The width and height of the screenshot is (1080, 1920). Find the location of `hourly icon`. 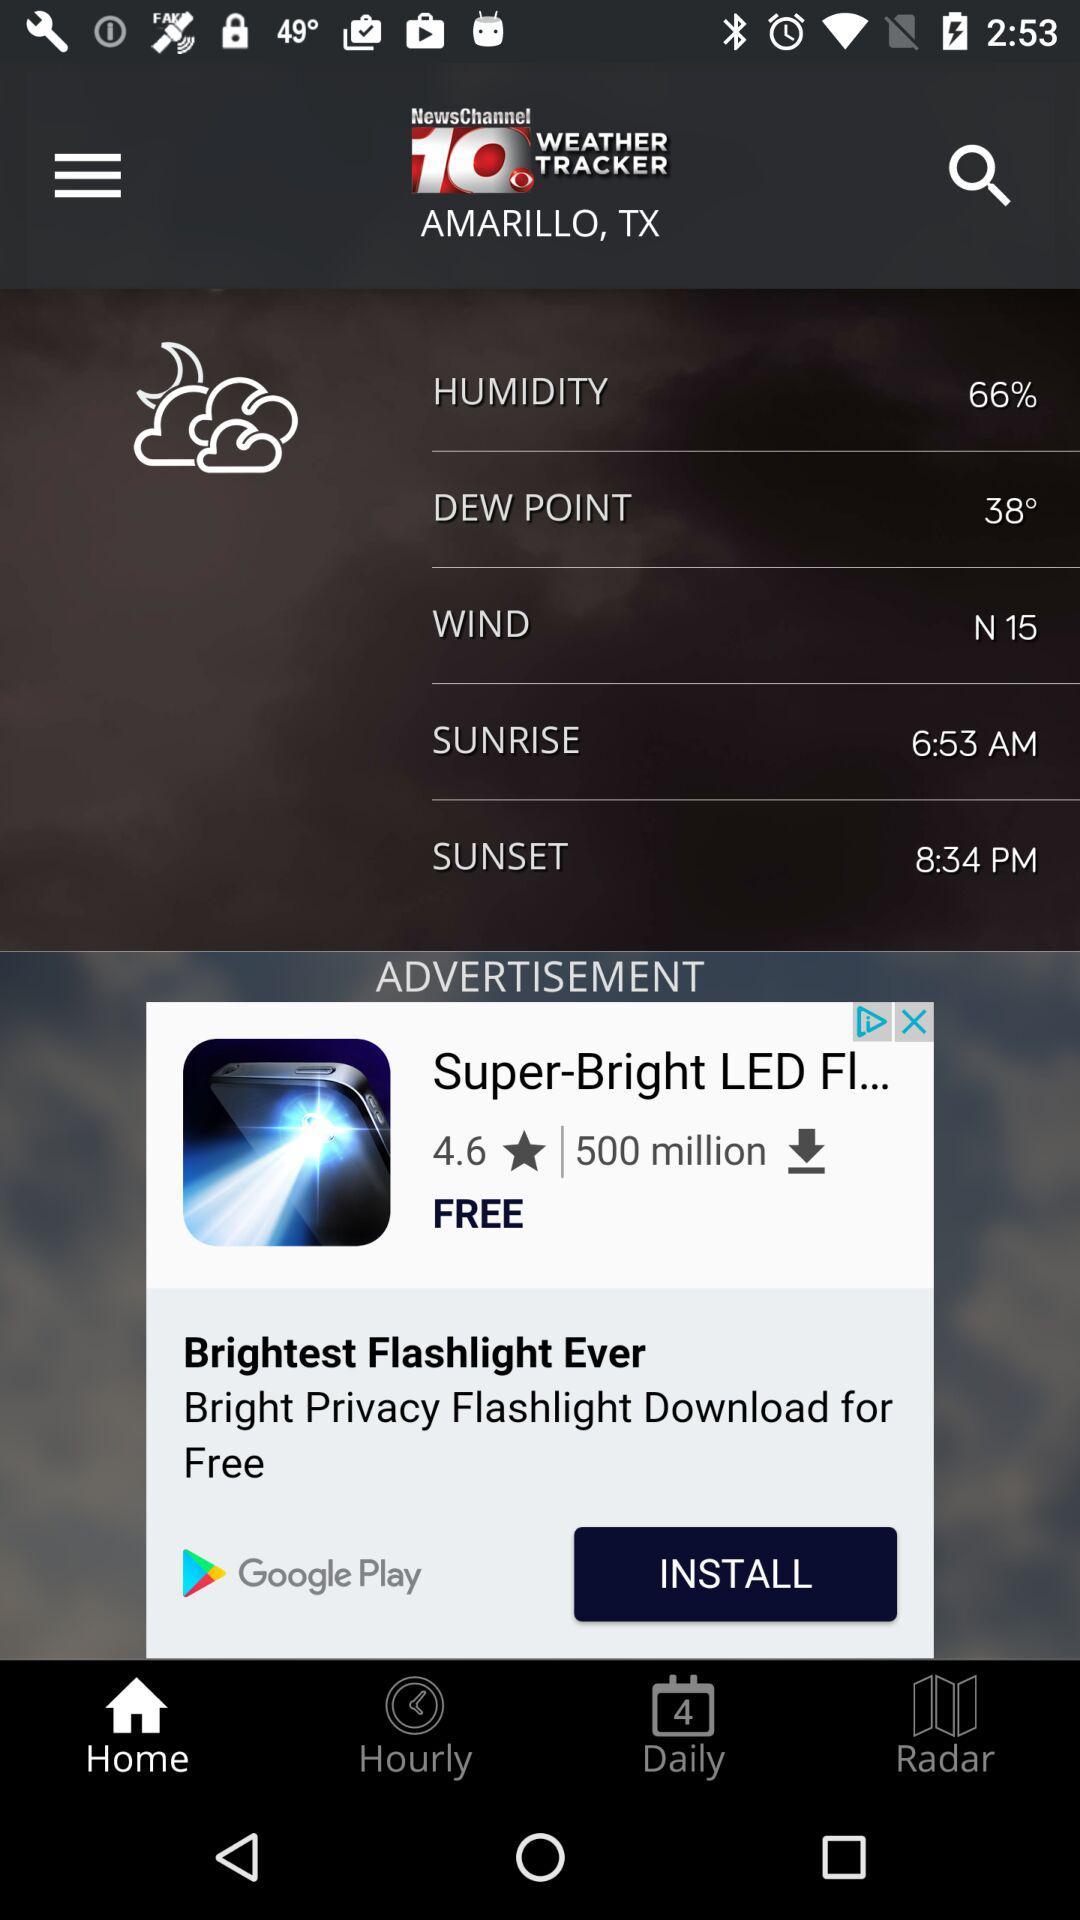

hourly icon is located at coordinates (413, 1726).